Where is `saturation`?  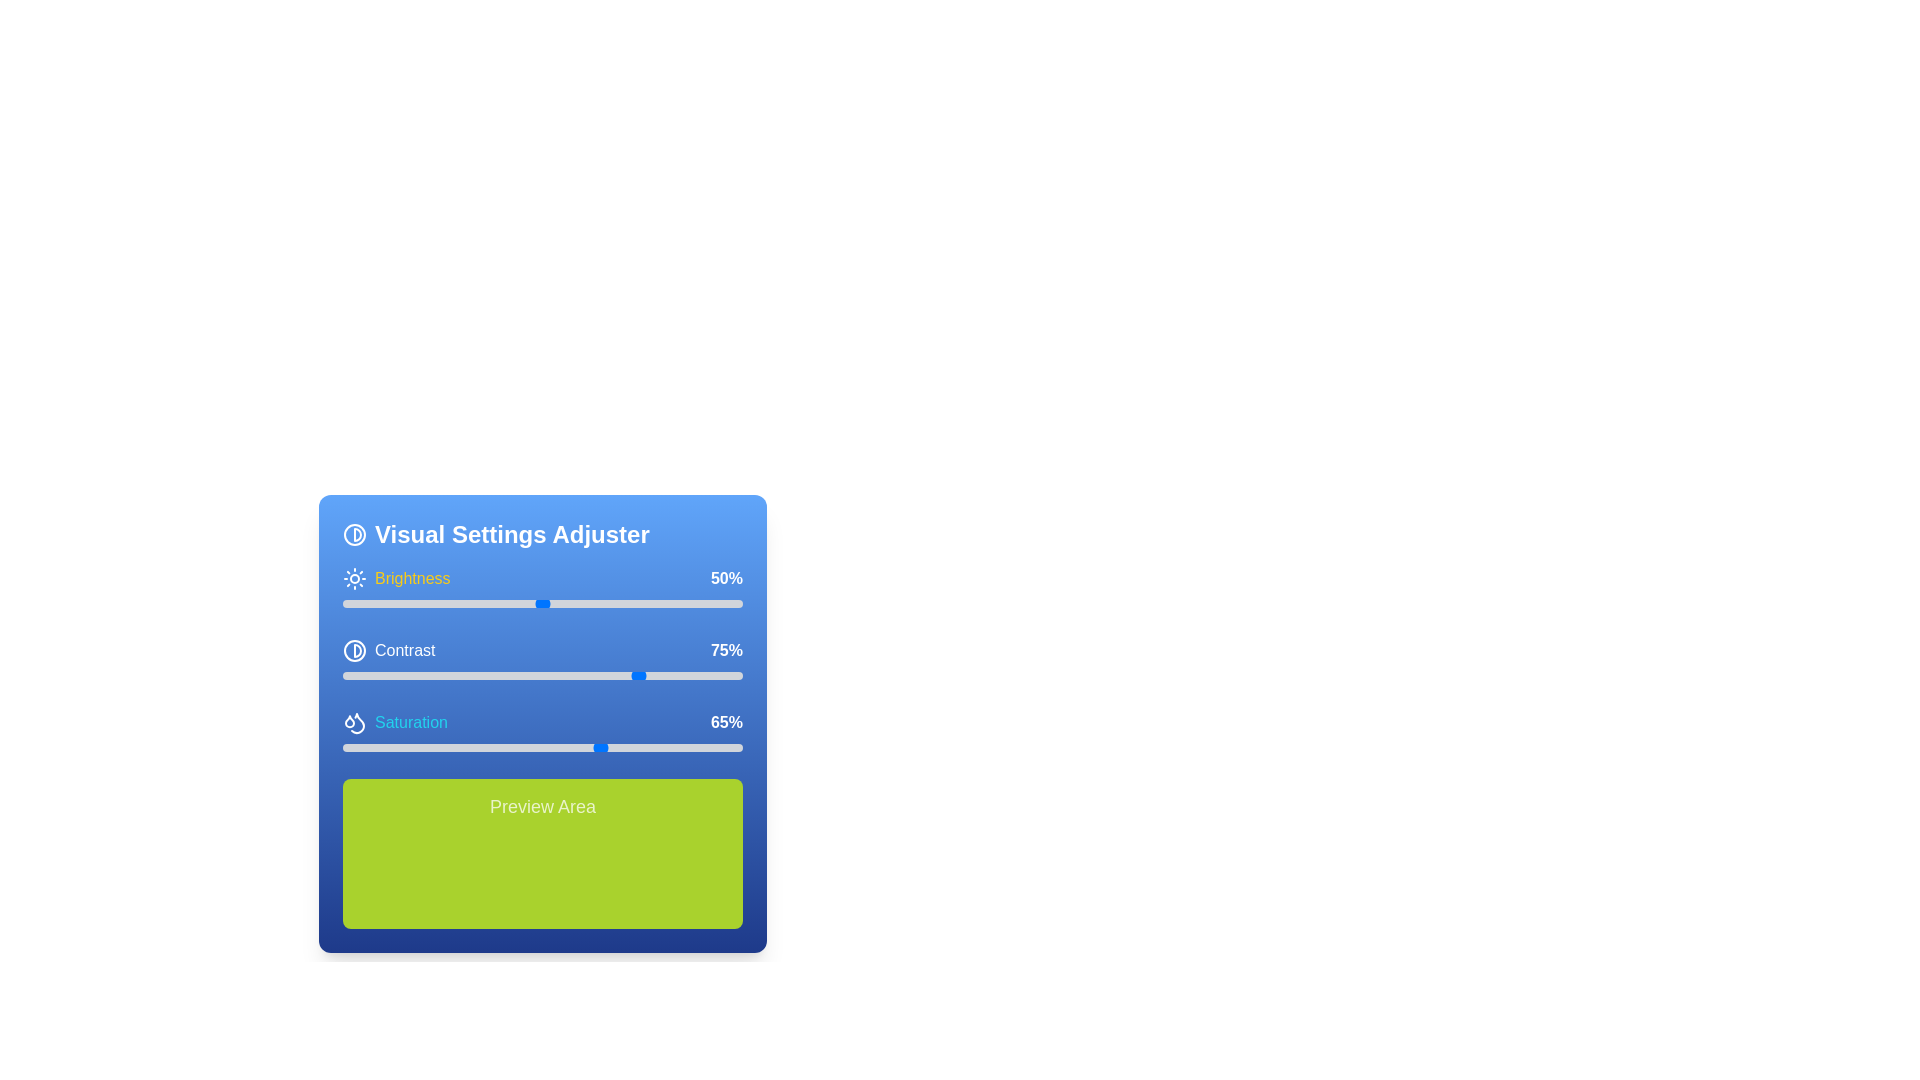 saturation is located at coordinates (486, 748).